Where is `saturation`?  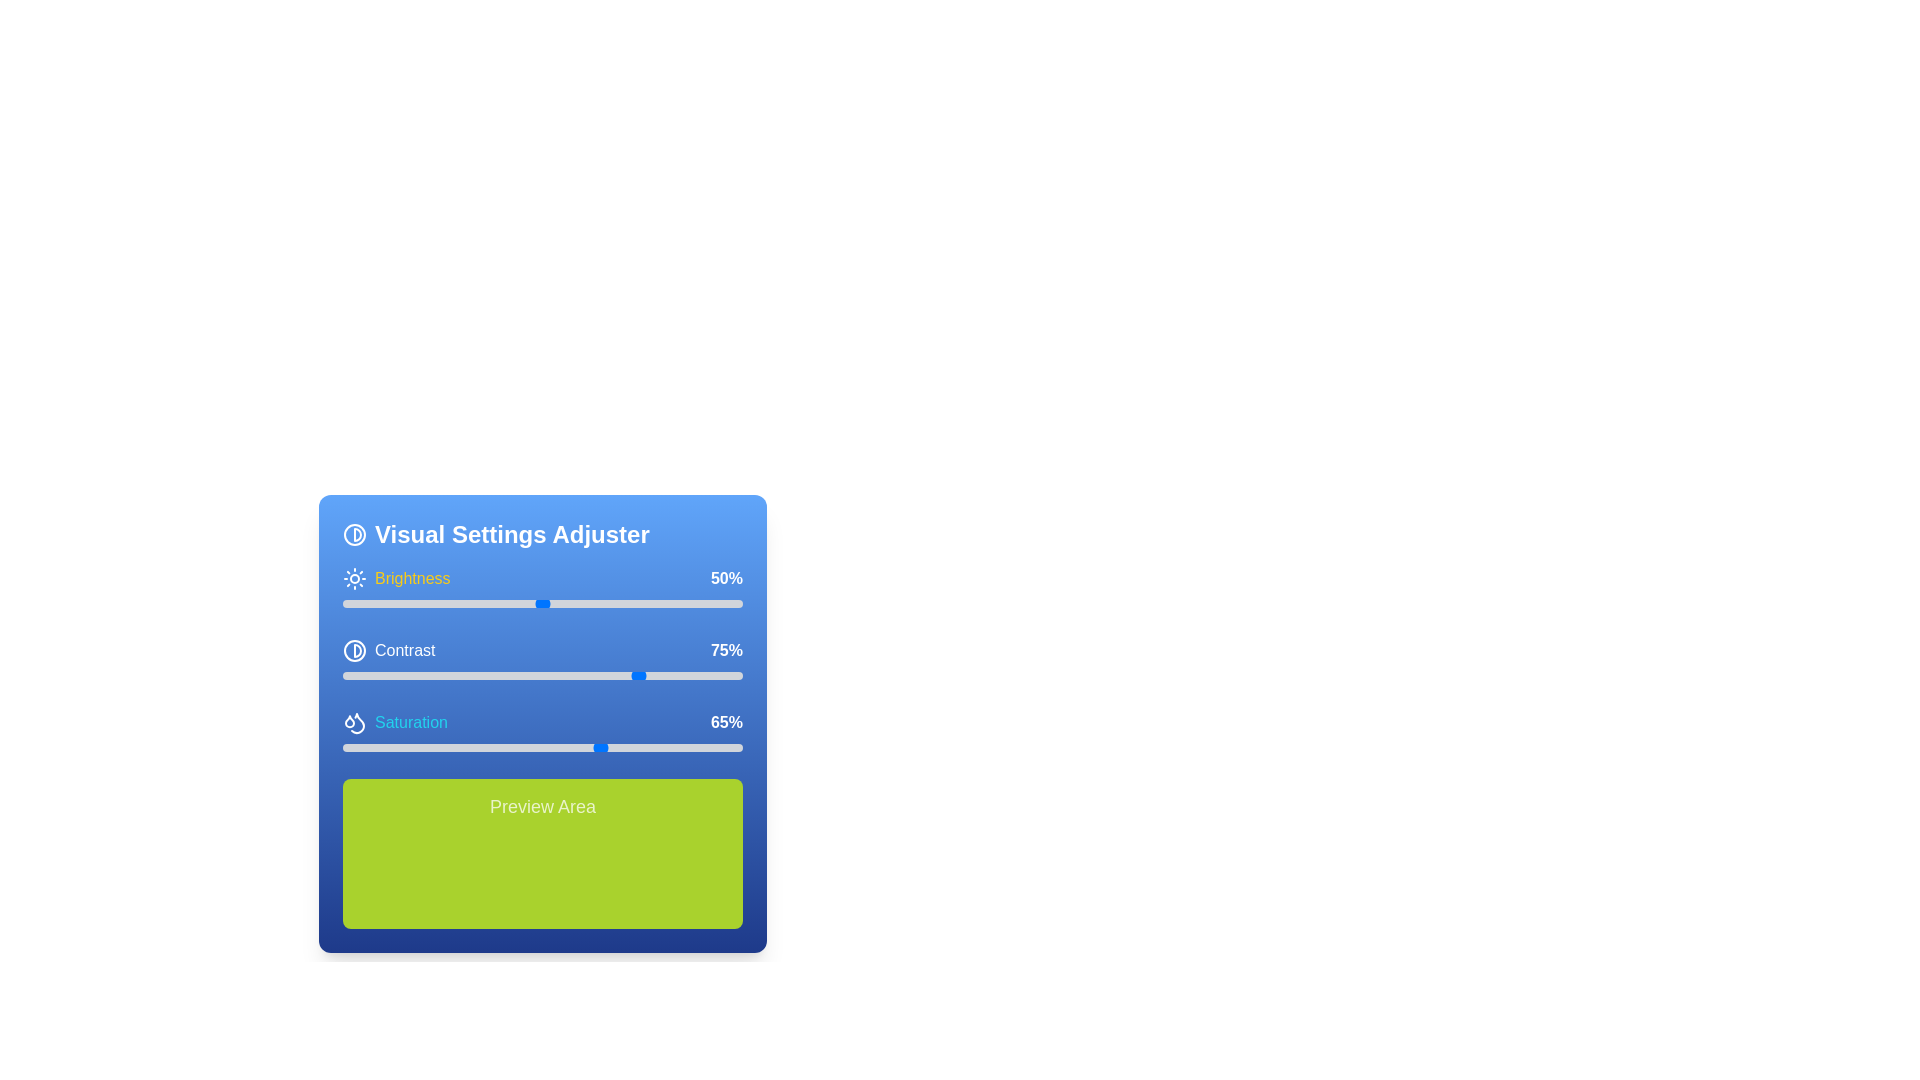 saturation is located at coordinates (486, 748).